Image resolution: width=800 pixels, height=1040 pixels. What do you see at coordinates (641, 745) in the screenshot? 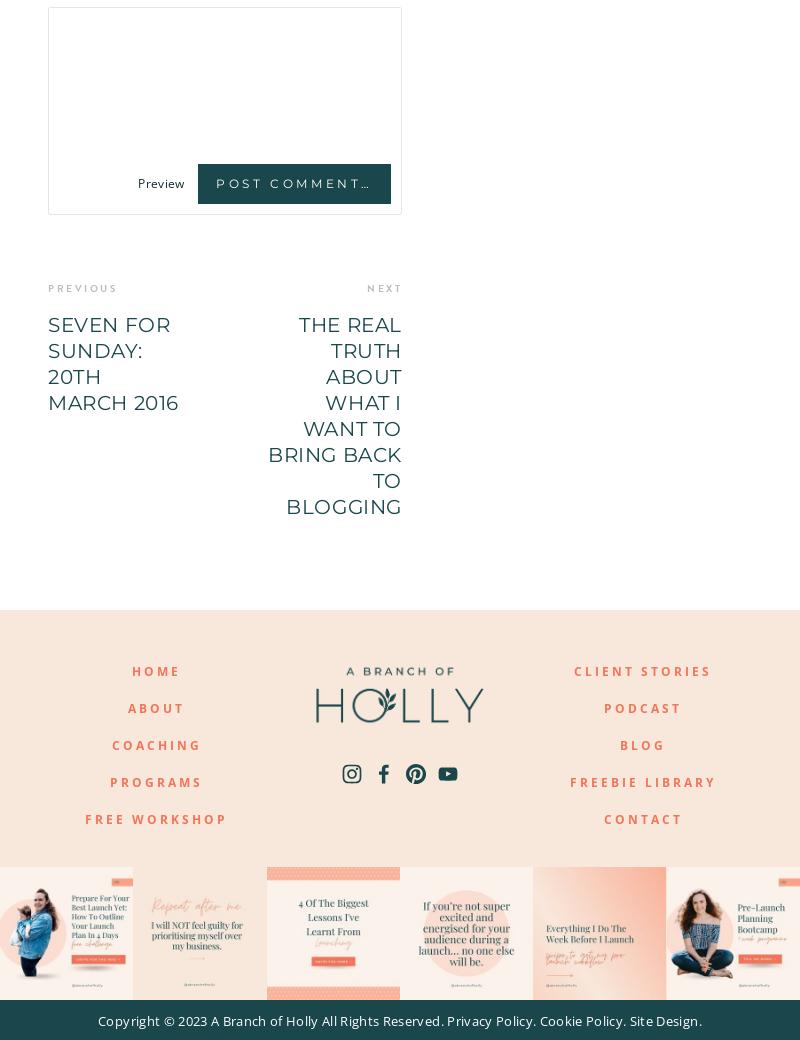
I see `'BLOG'` at bounding box center [641, 745].